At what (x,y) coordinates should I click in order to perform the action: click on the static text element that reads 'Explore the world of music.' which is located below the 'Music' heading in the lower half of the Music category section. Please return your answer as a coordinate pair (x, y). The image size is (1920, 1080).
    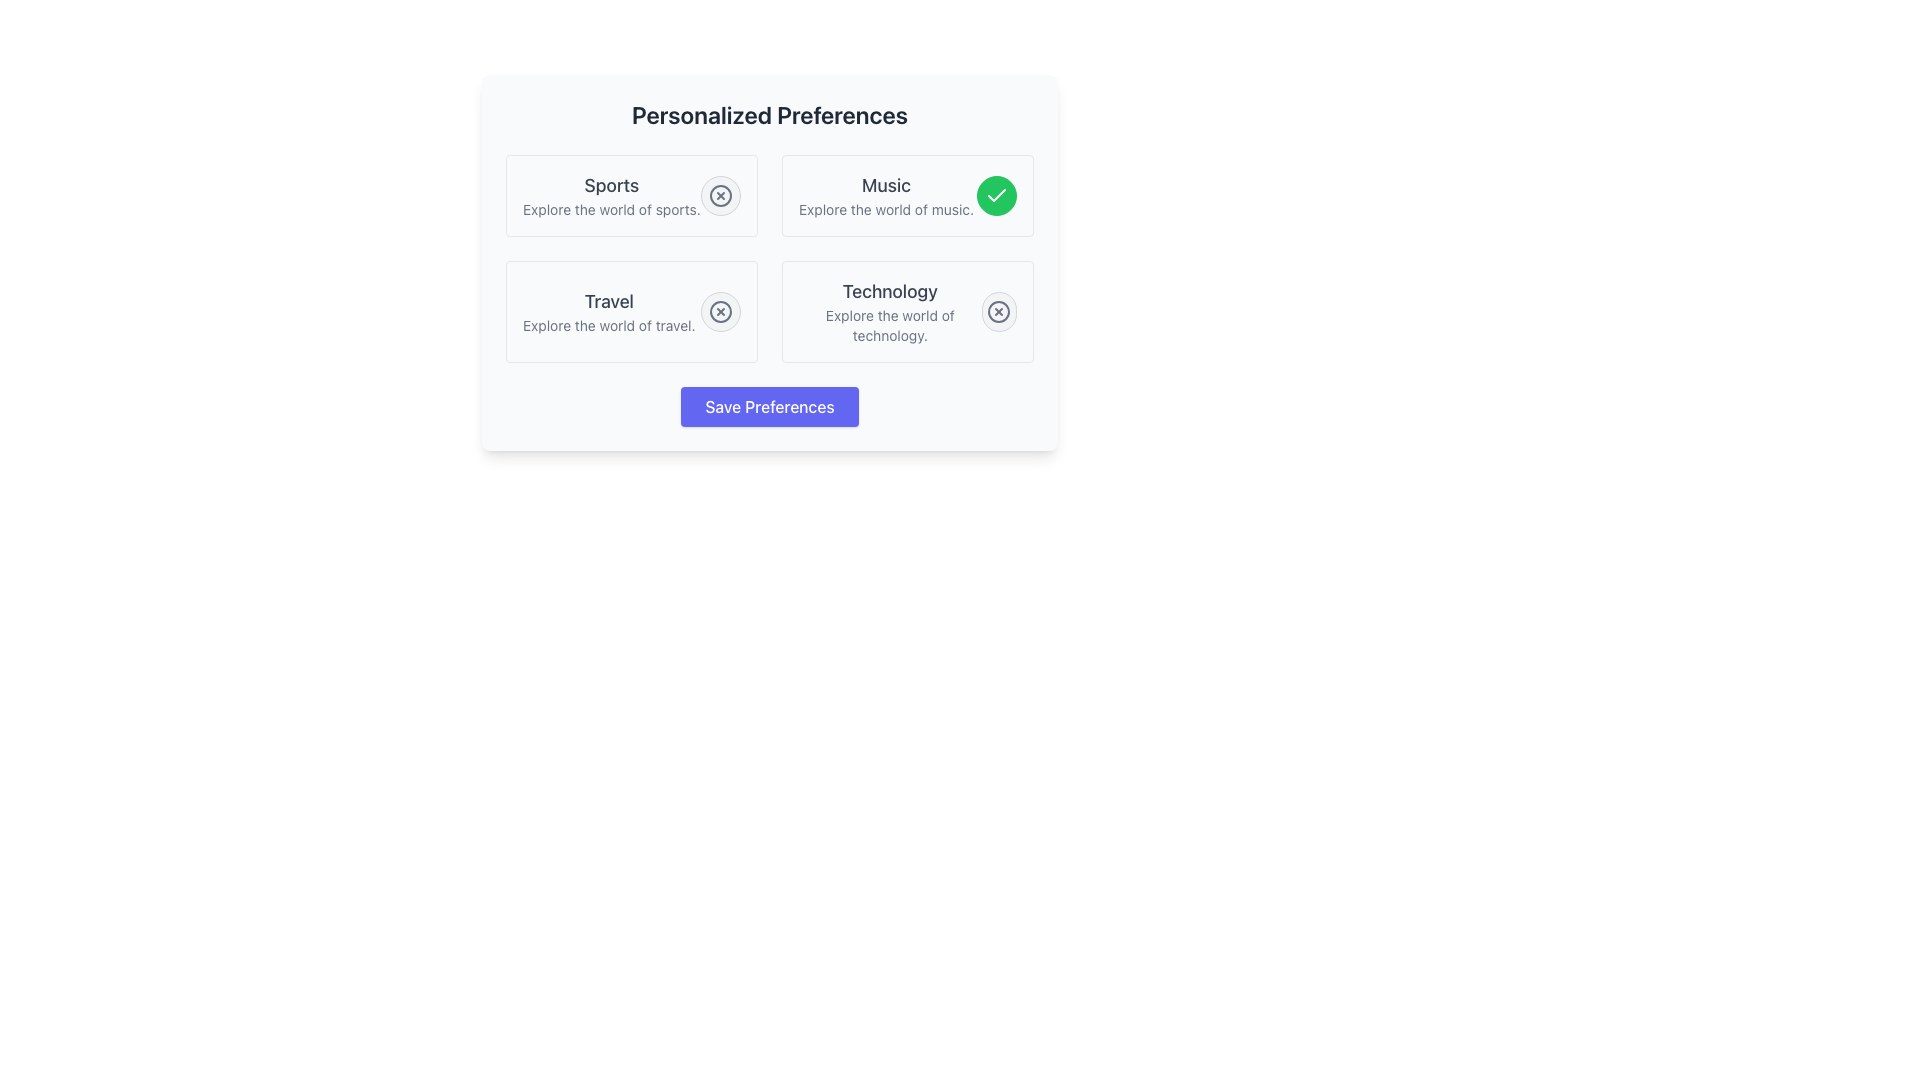
    Looking at the image, I should click on (885, 209).